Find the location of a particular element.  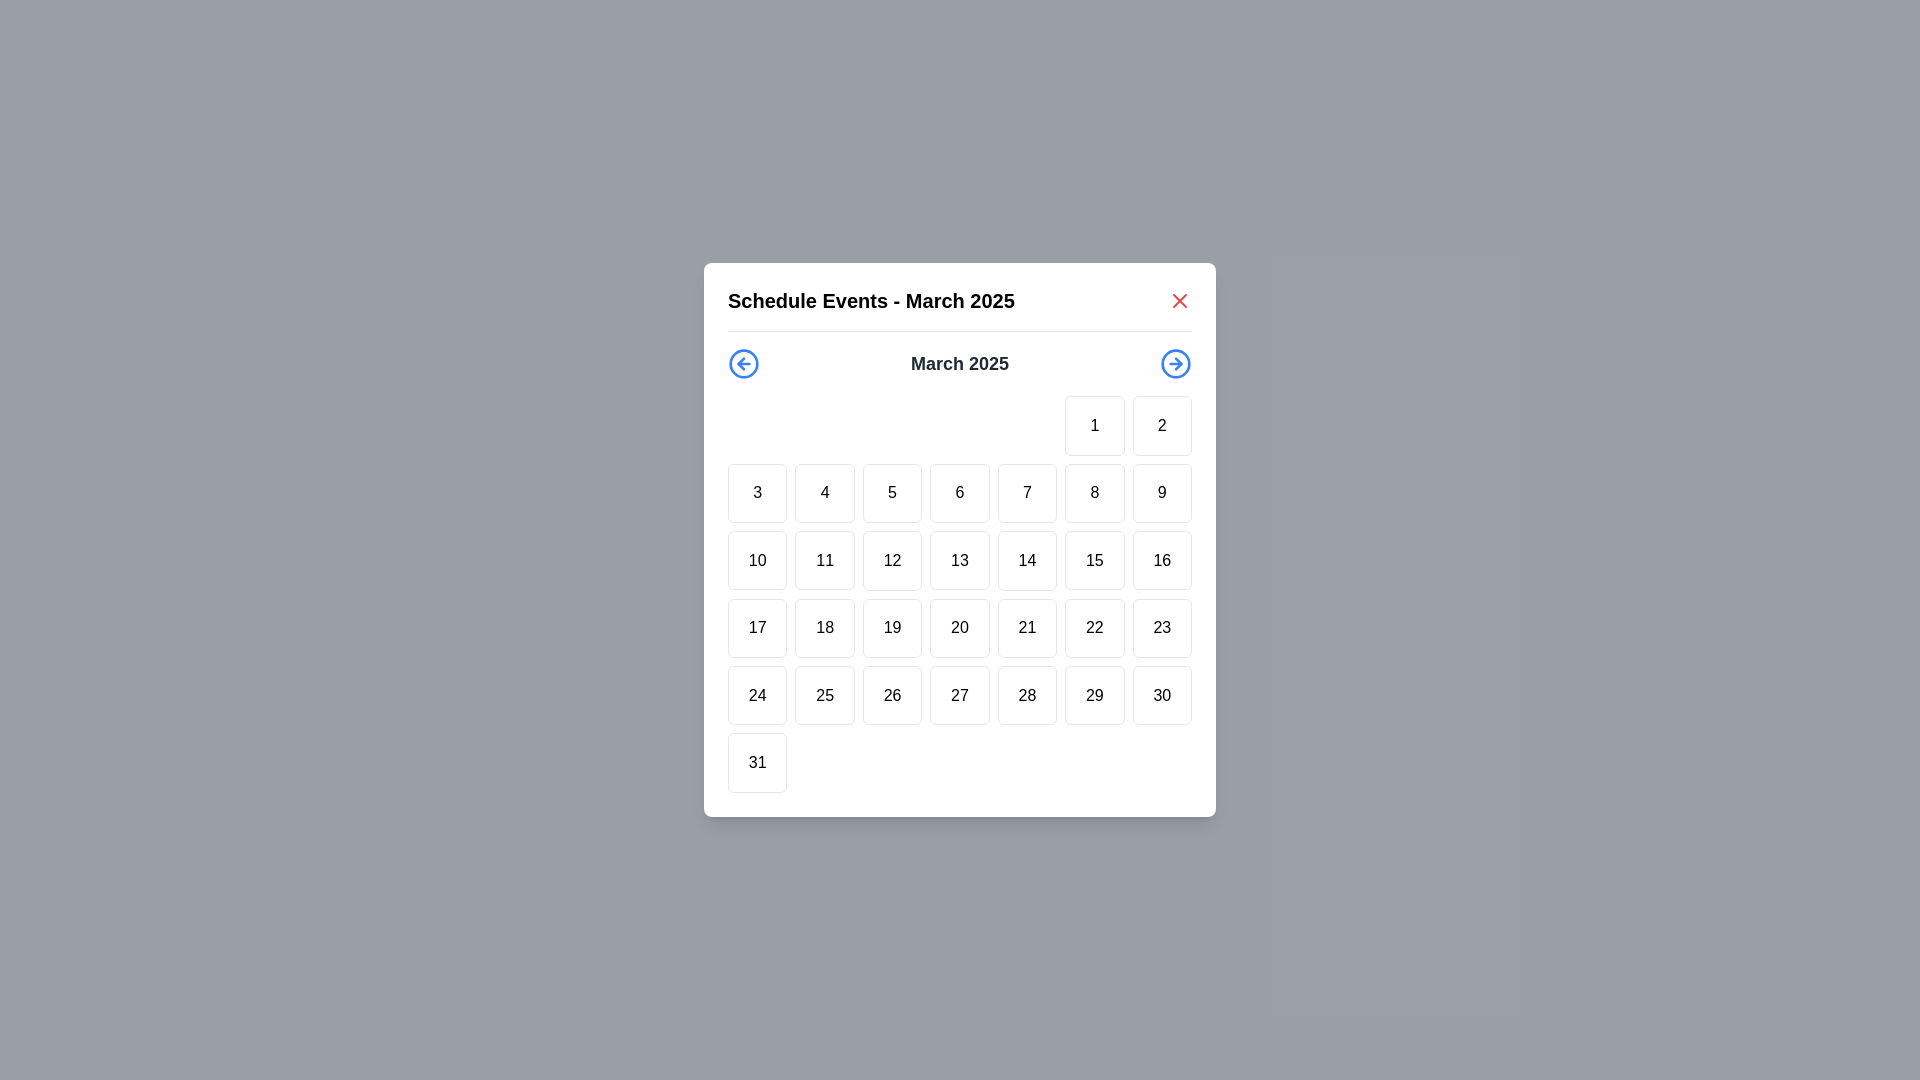

a date in the calendar grid within the 'Schedule Events - March 2025' modal is located at coordinates (960, 593).